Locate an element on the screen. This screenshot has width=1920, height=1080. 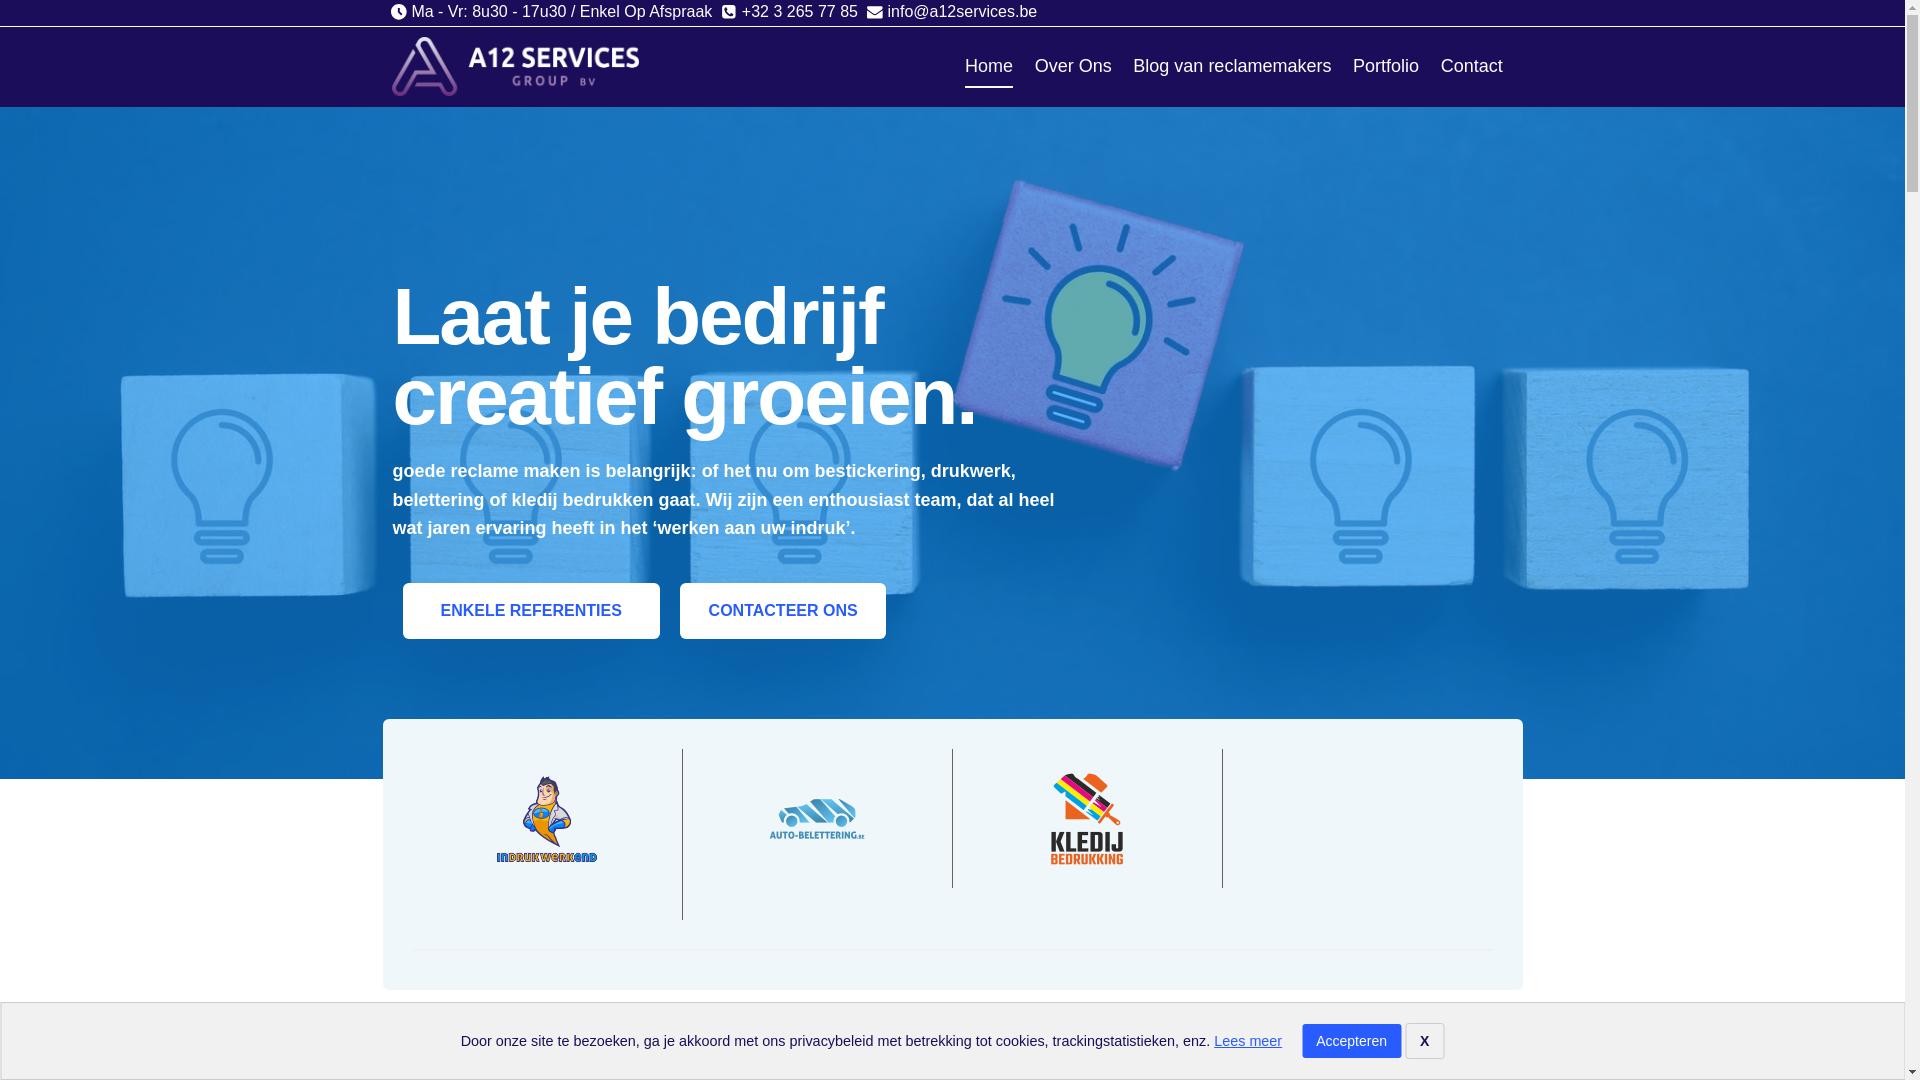
'Accepteren' is located at coordinates (1351, 1040).